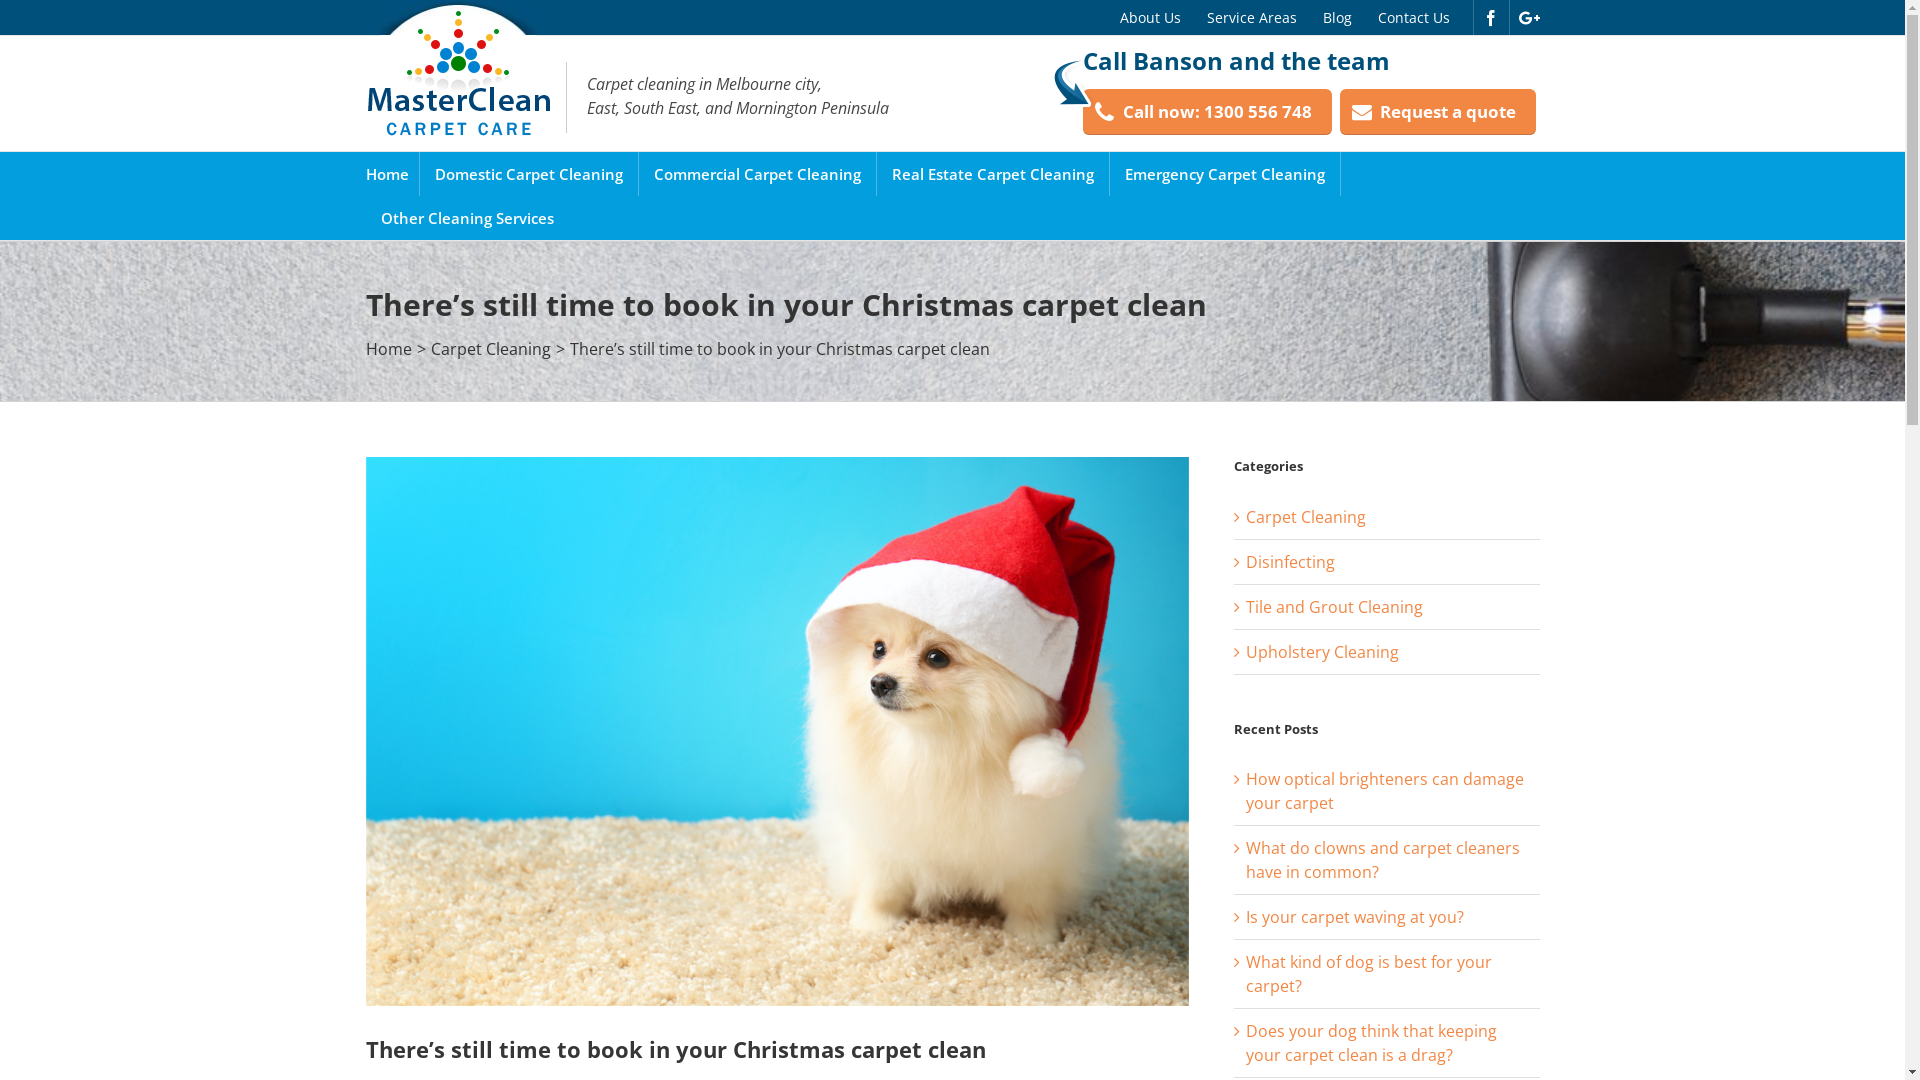 The height and width of the screenshot is (1080, 1920). What do you see at coordinates (993, 172) in the screenshot?
I see `'Real Estate Carpet Cleaning'` at bounding box center [993, 172].